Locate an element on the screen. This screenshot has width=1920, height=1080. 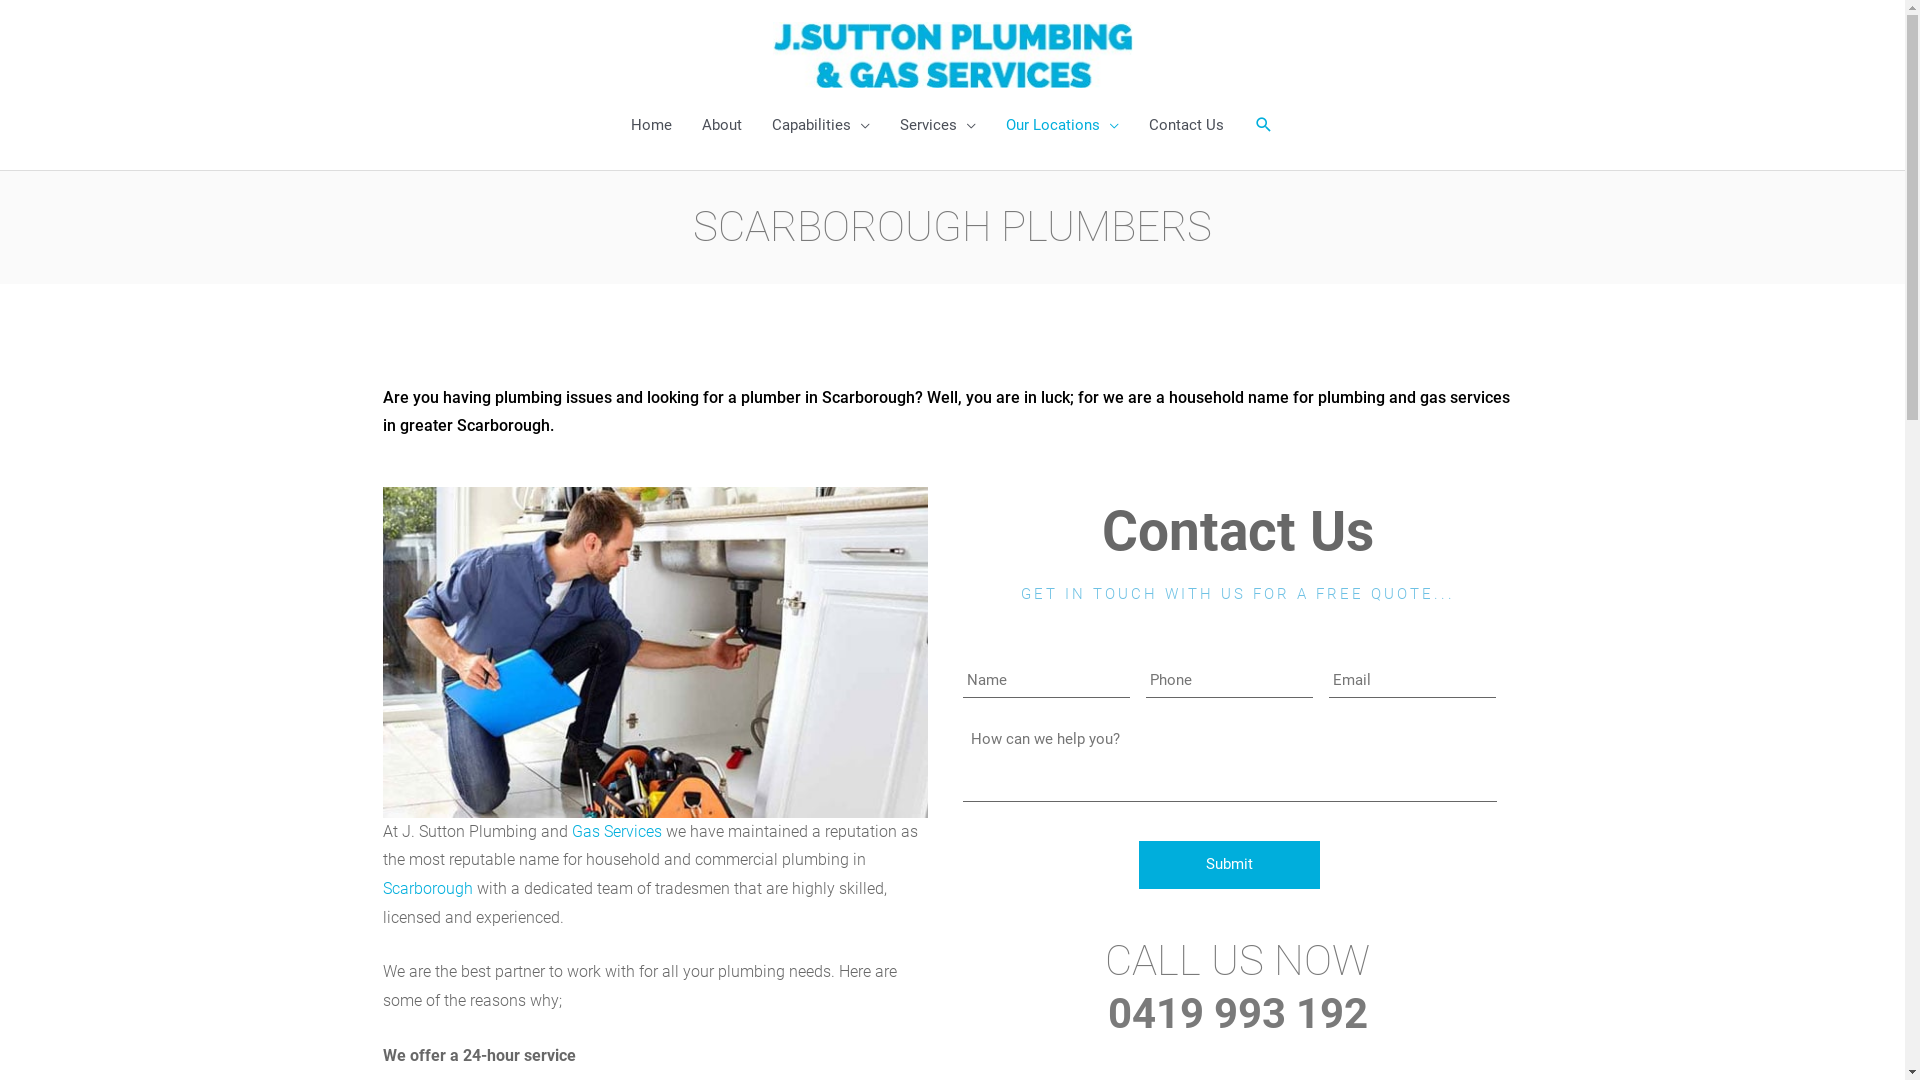
'Gas Services' is located at coordinates (616, 831).